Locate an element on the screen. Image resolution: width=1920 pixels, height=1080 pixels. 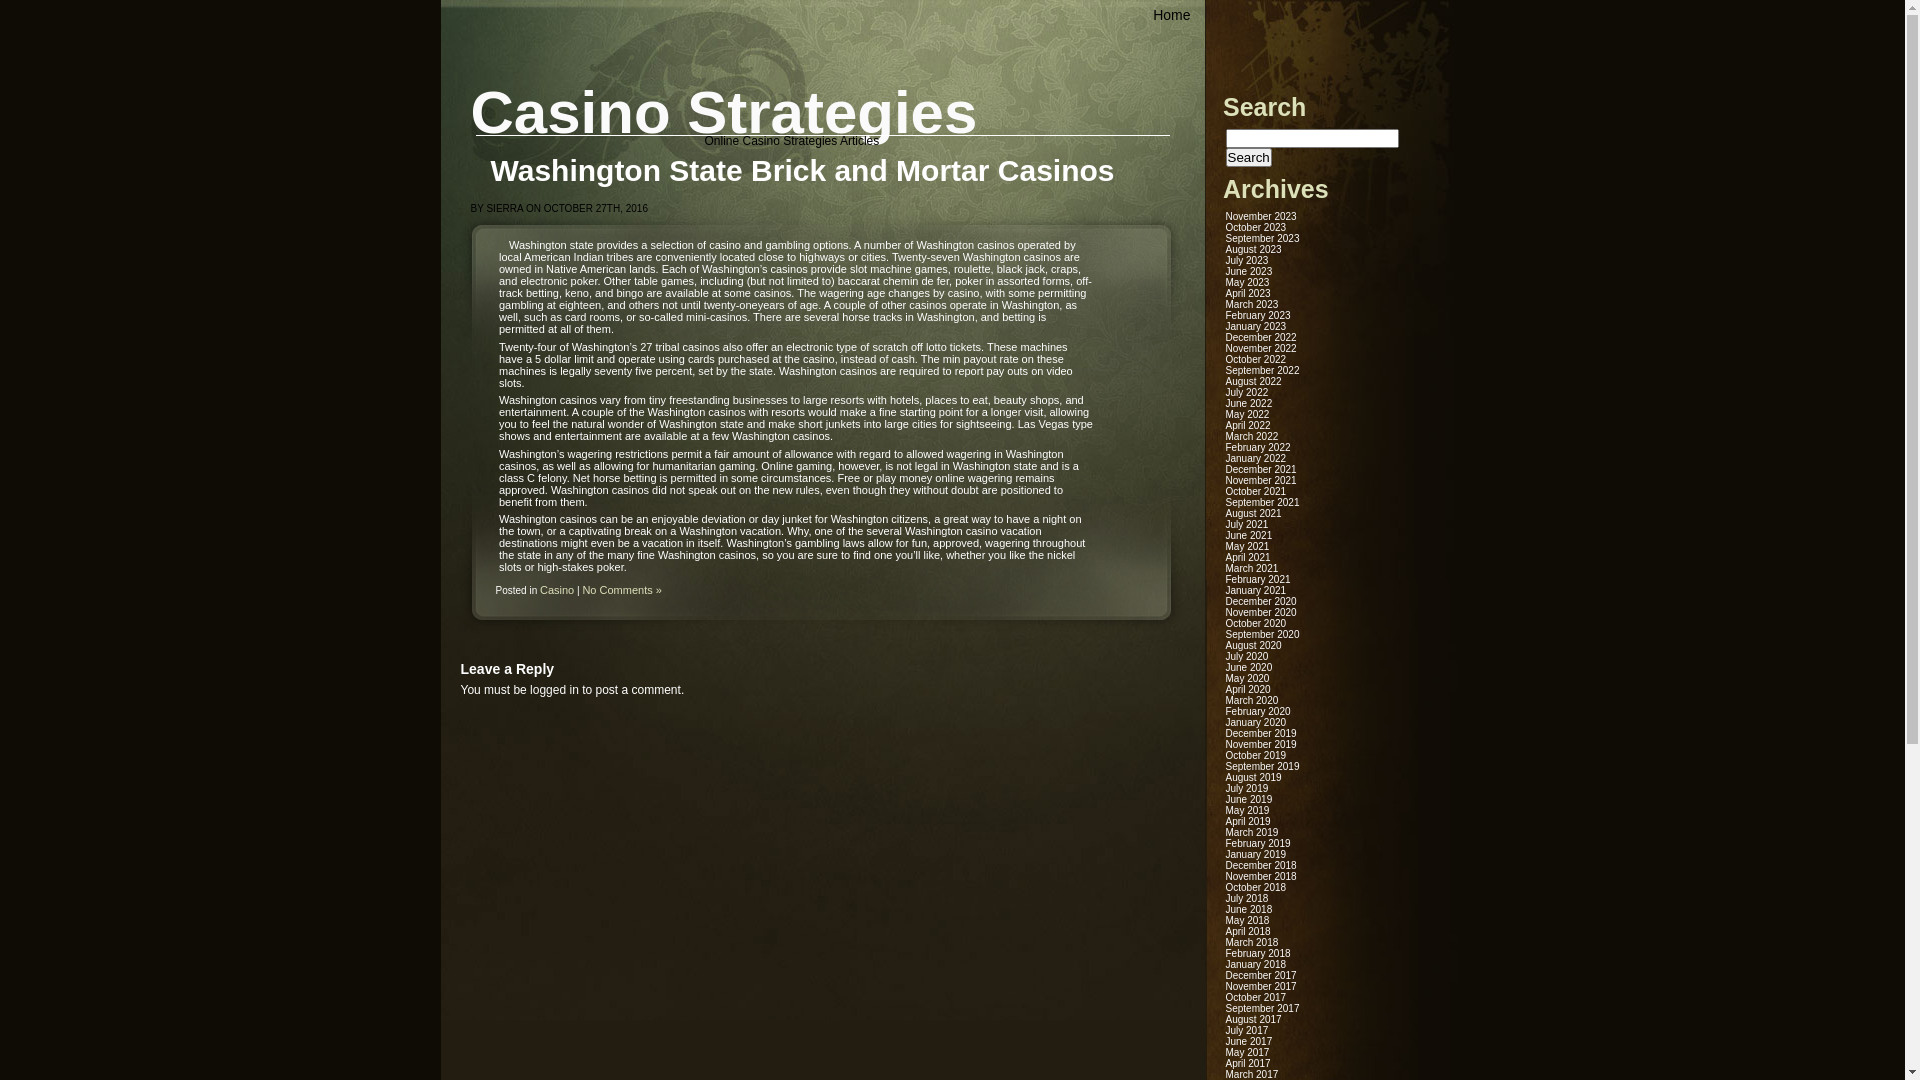
'Casino Strategies' is located at coordinates (722, 112).